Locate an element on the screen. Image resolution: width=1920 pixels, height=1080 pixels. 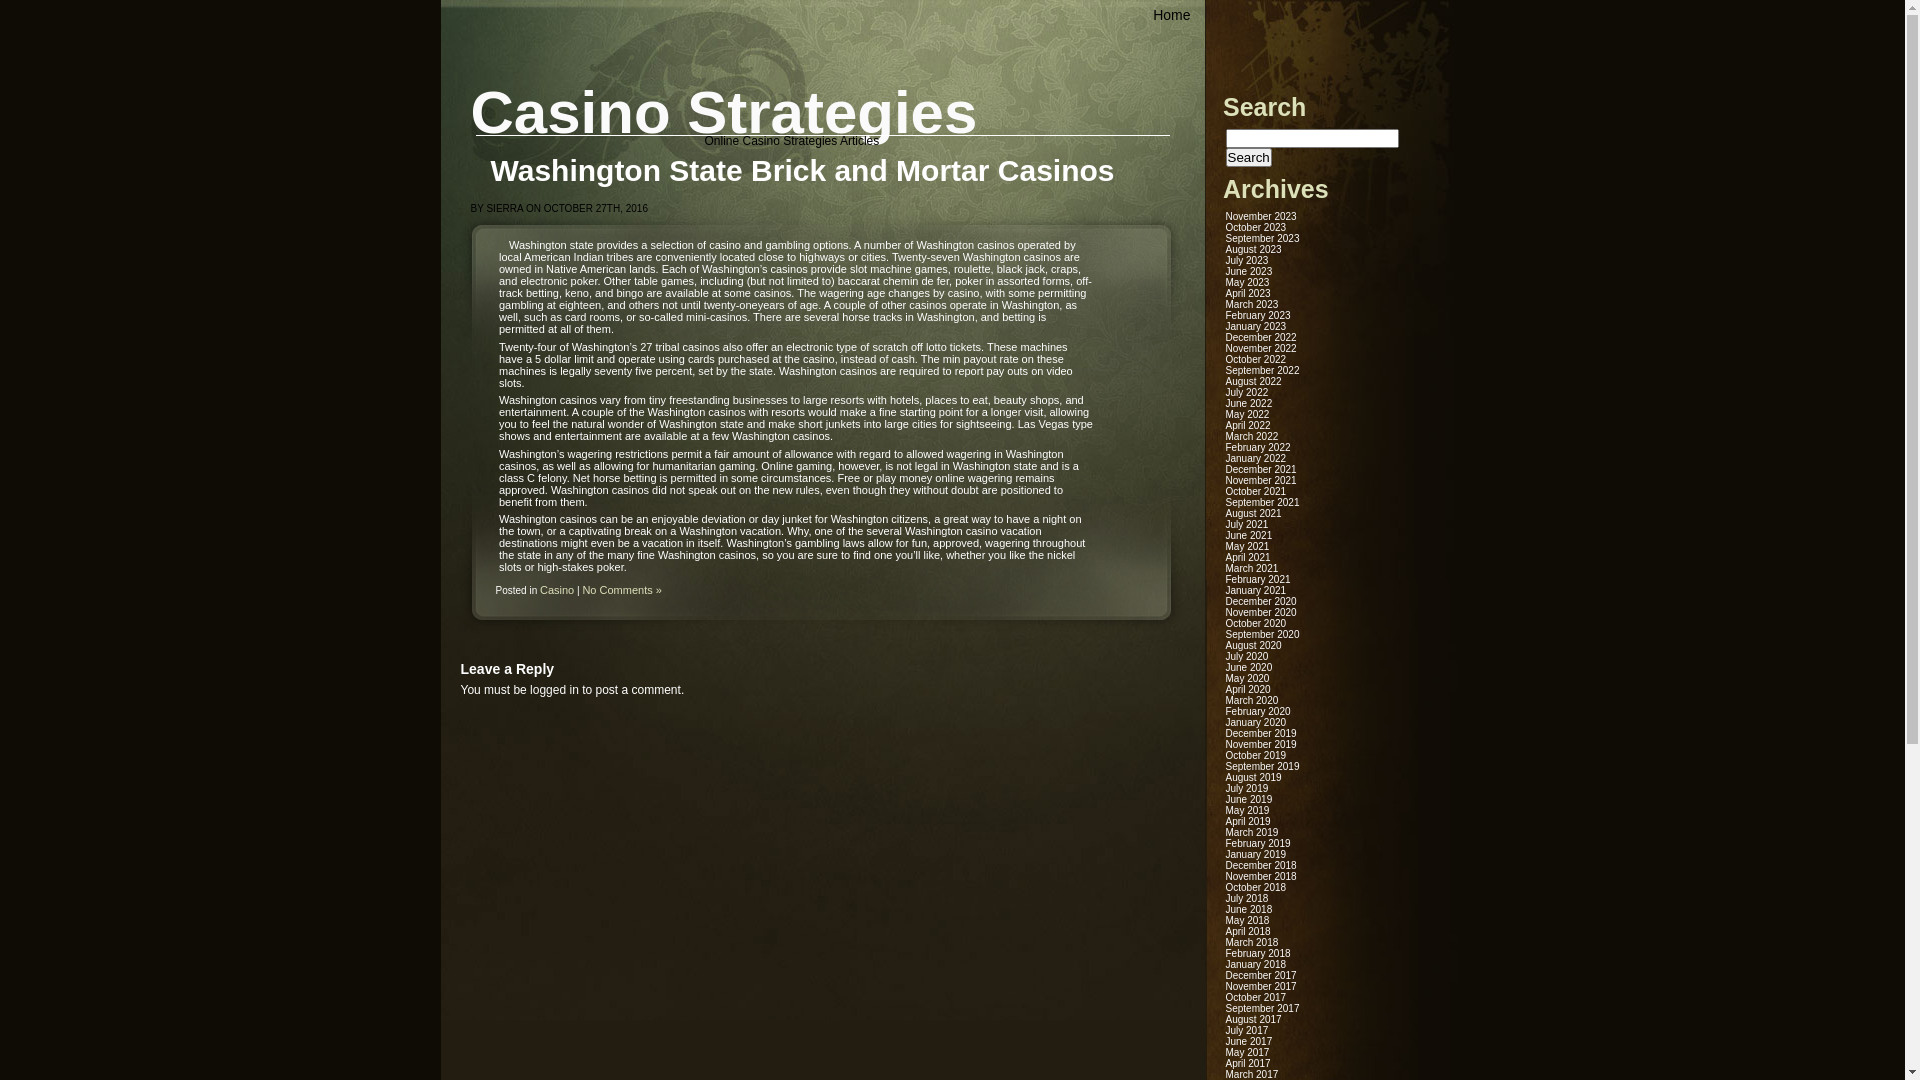
'Casino Strategies' is located at coordinates (722, 112).